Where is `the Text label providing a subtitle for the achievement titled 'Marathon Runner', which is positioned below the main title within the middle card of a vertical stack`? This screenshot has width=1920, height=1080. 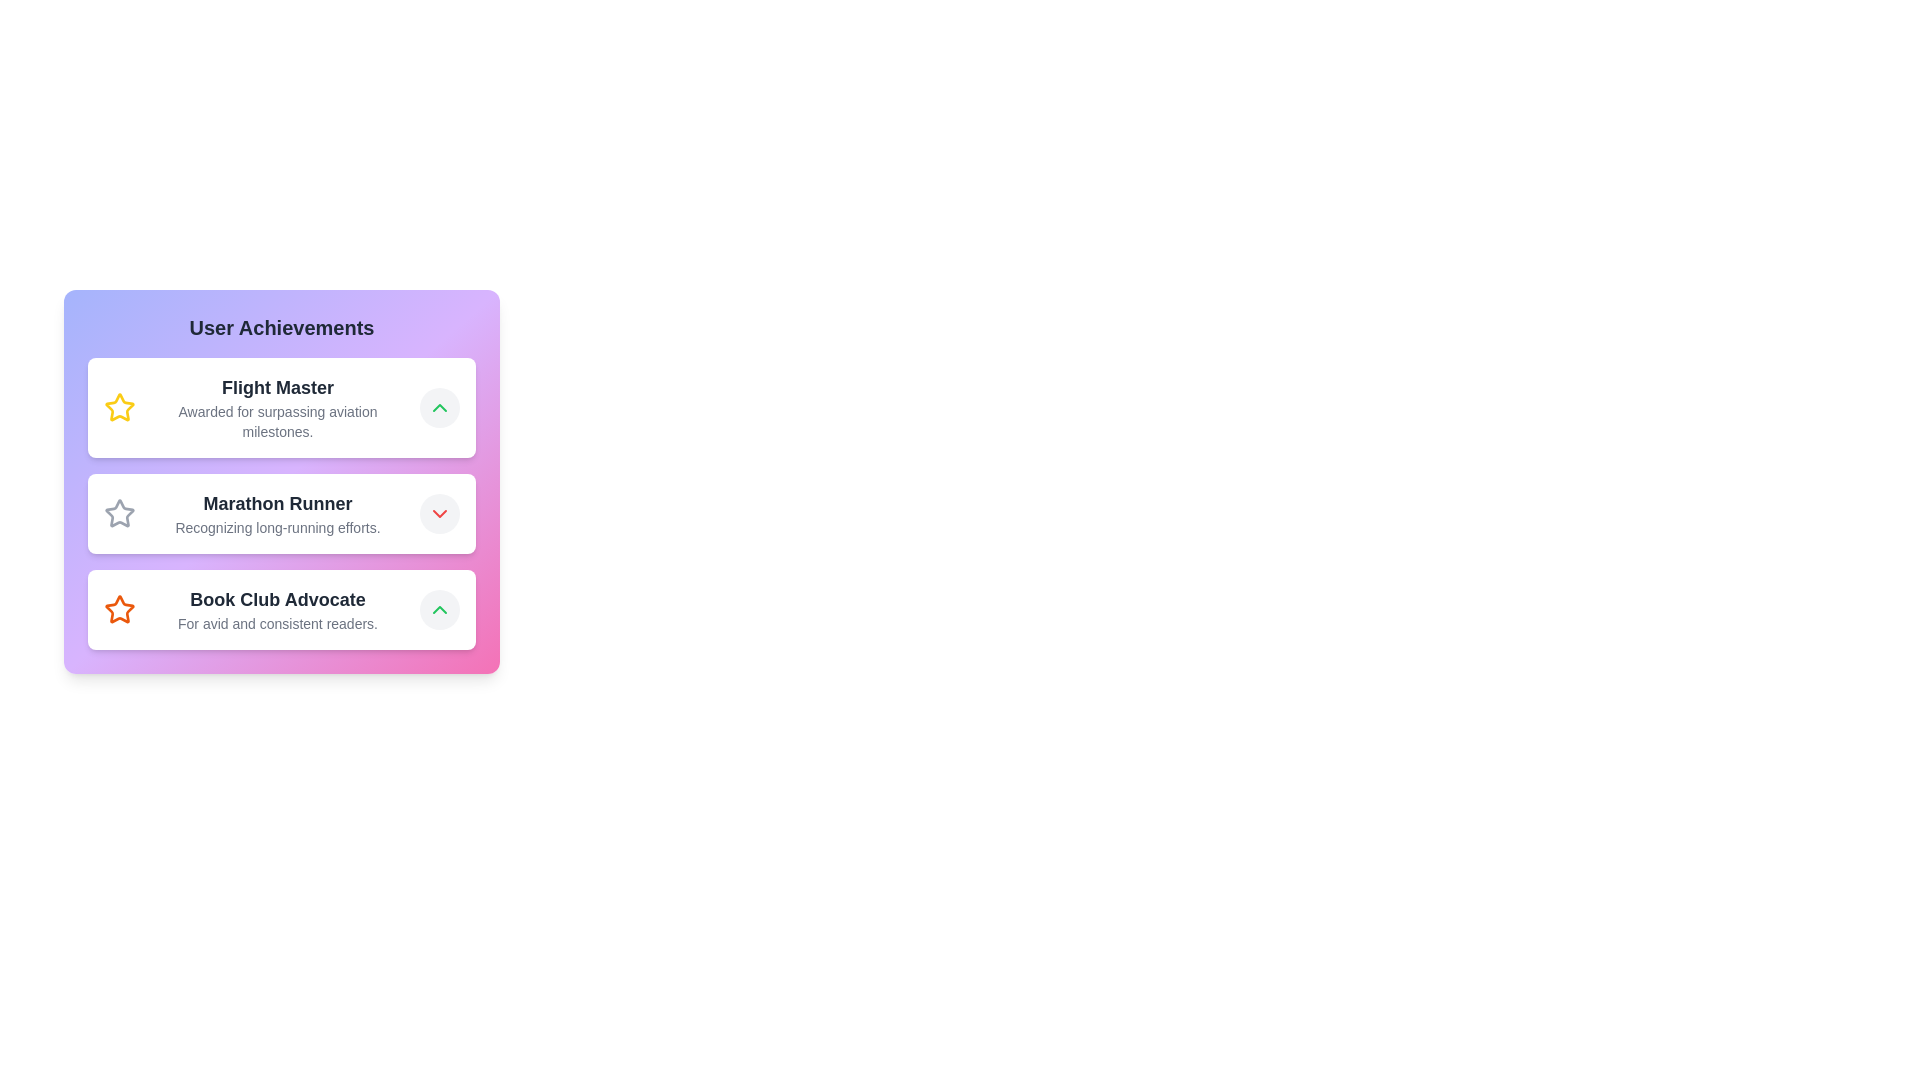
the Text label providing a subtitle for the achievement titled 'Marathon Runner', which is positioned below the main title within the middle card of a vertical stack is located at coordinates (277, 527).